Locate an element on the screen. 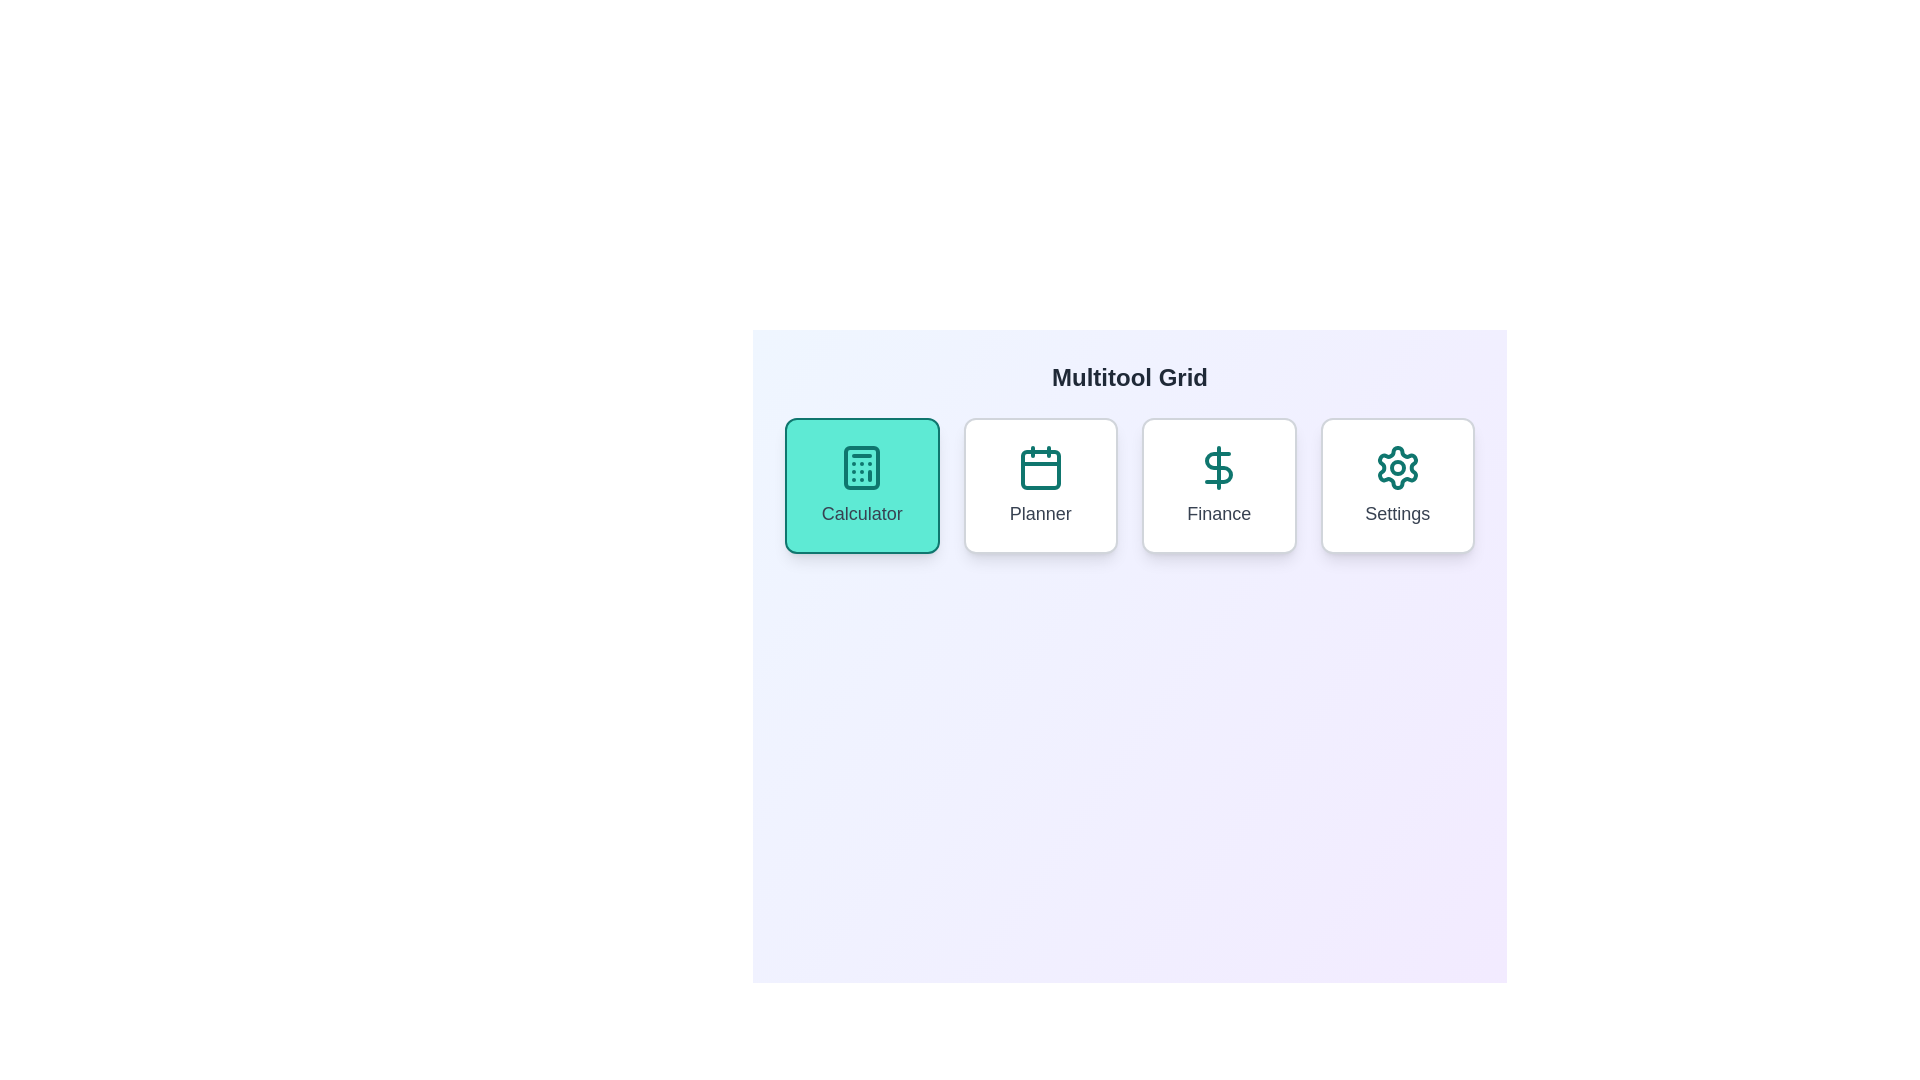  the 'Finance' navigation card, which is the third card in a grid layout is located at coordinates (1218, 486).